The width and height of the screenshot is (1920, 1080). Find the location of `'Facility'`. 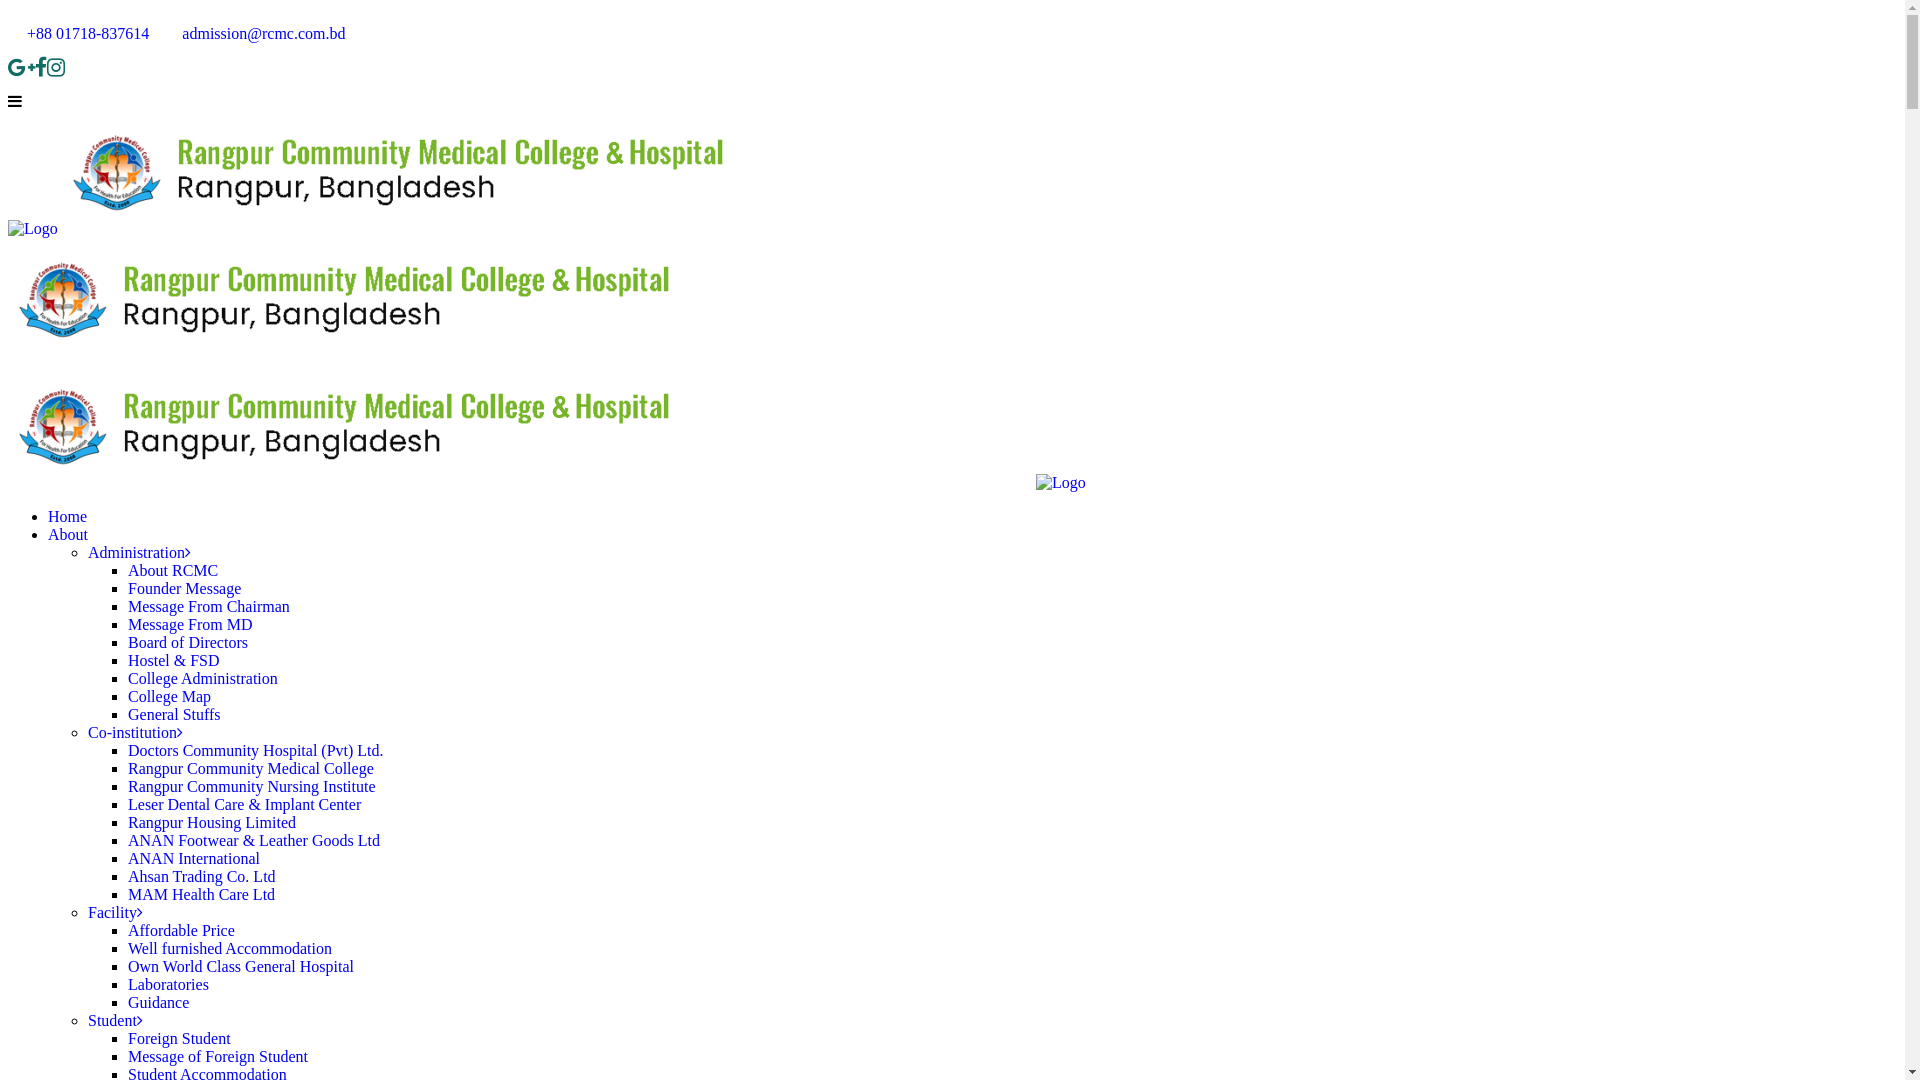

'Facility' is located at coordinates (114, 912).